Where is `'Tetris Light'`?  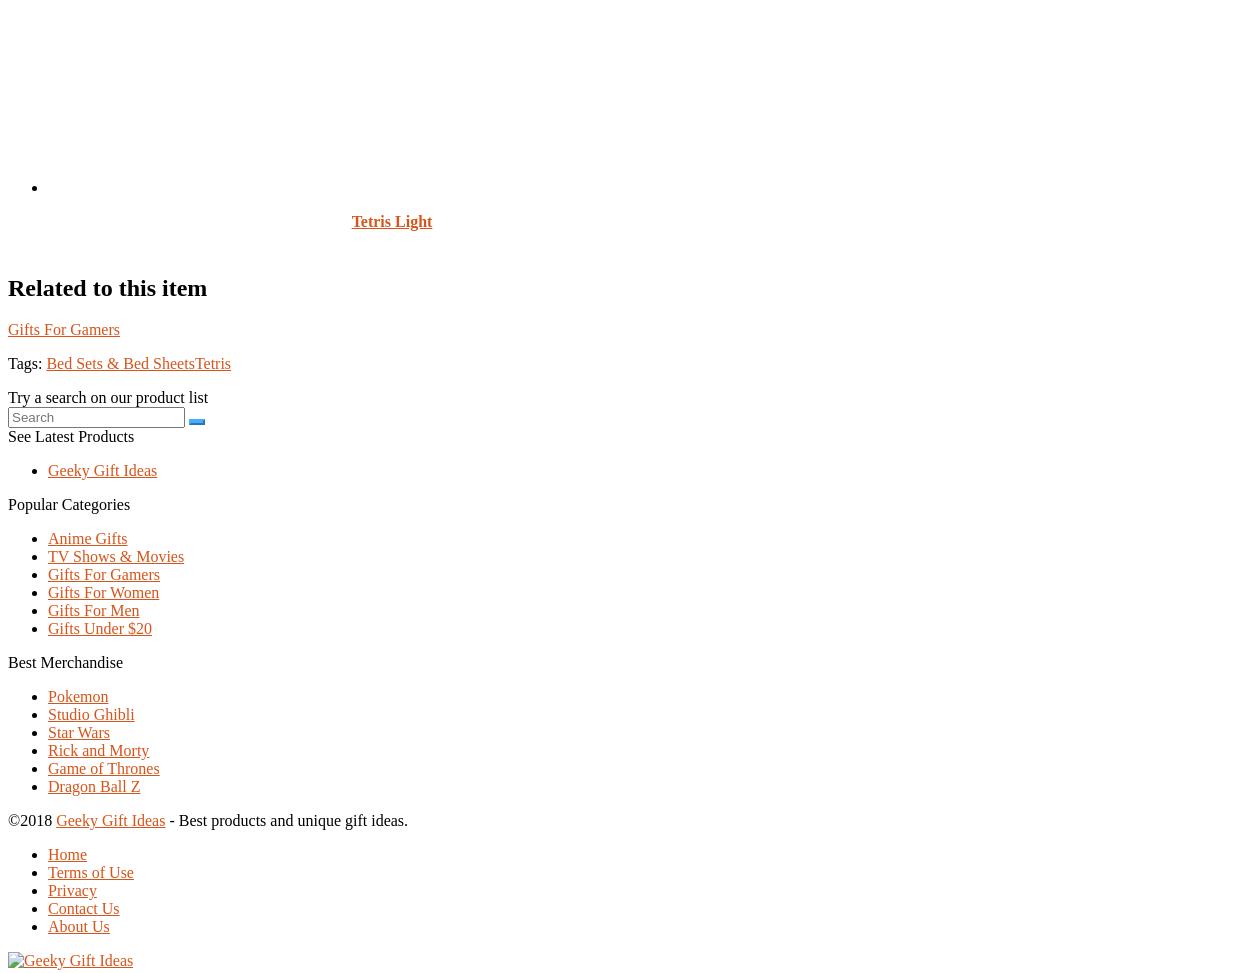 'Tetris Light' is located at coordinates (391, 219).